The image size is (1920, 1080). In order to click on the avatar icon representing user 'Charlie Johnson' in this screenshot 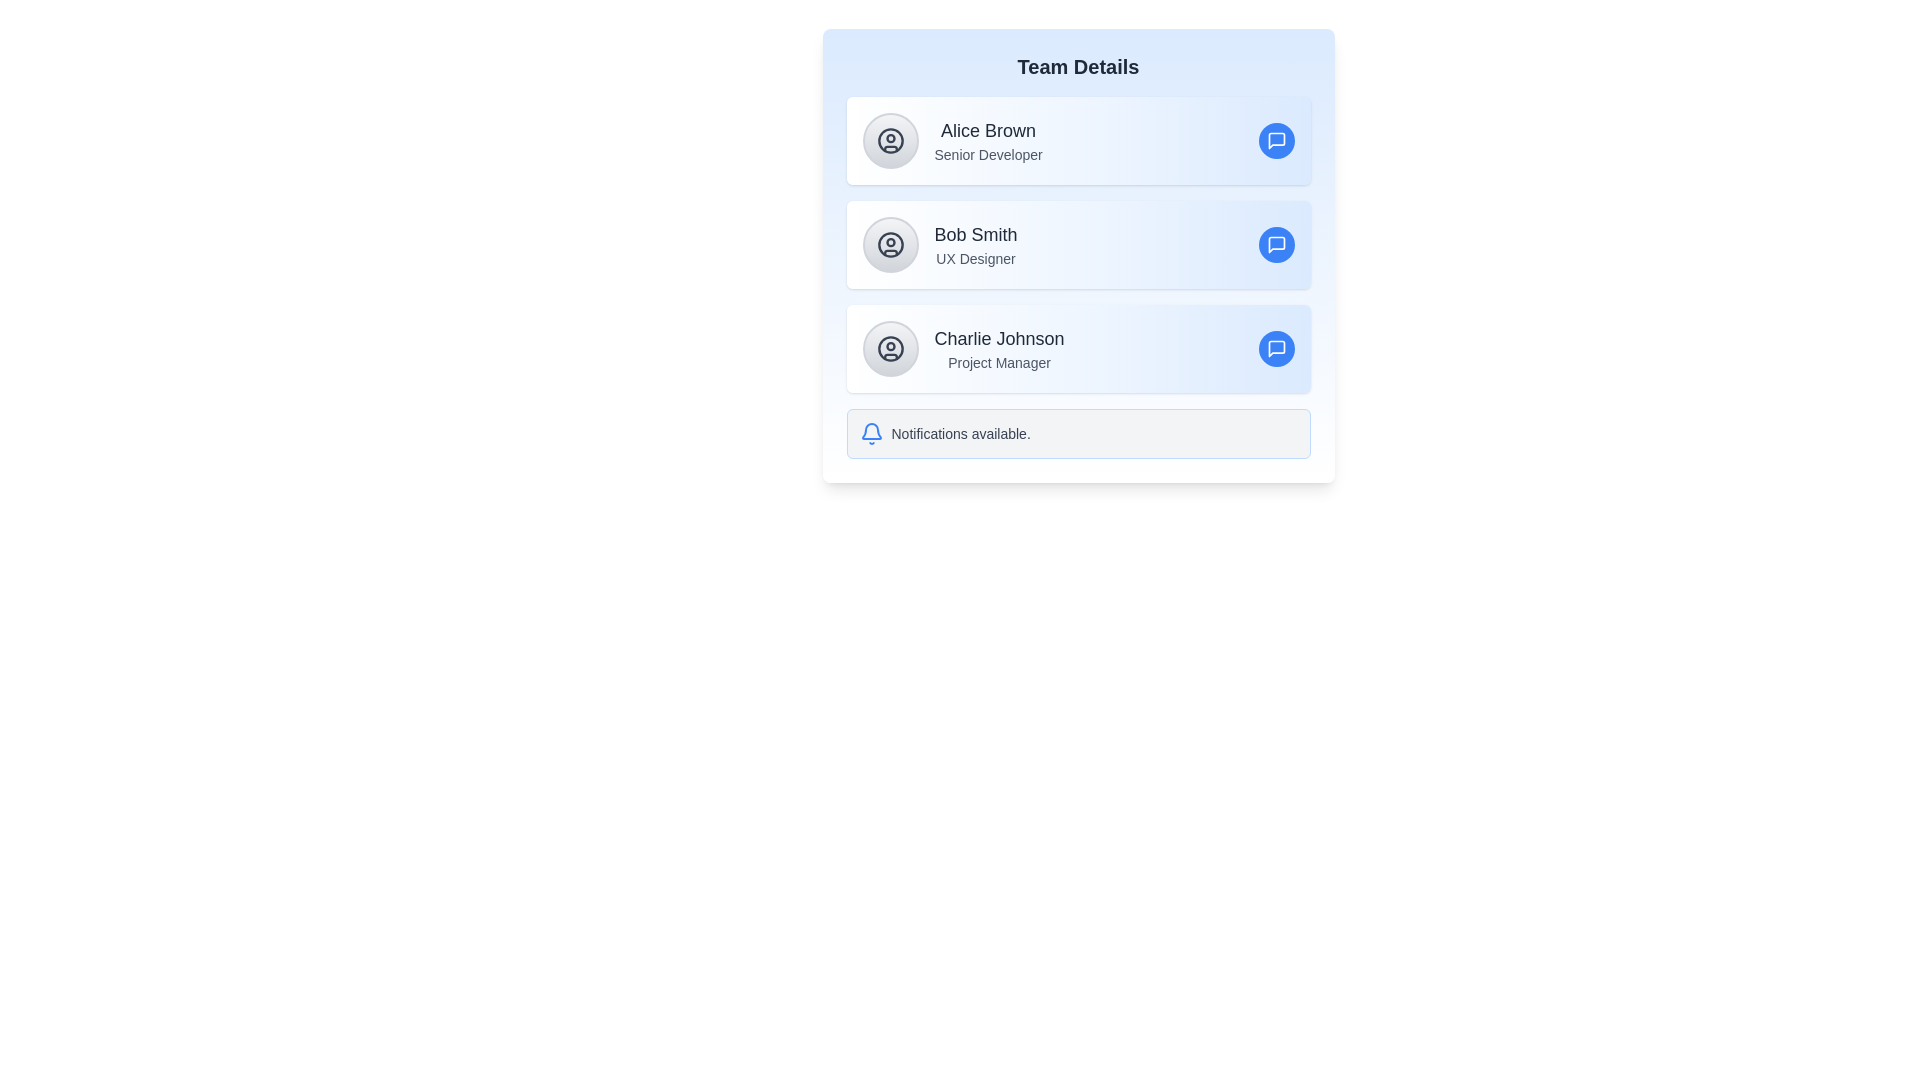, I will do `click(889, 347)`.